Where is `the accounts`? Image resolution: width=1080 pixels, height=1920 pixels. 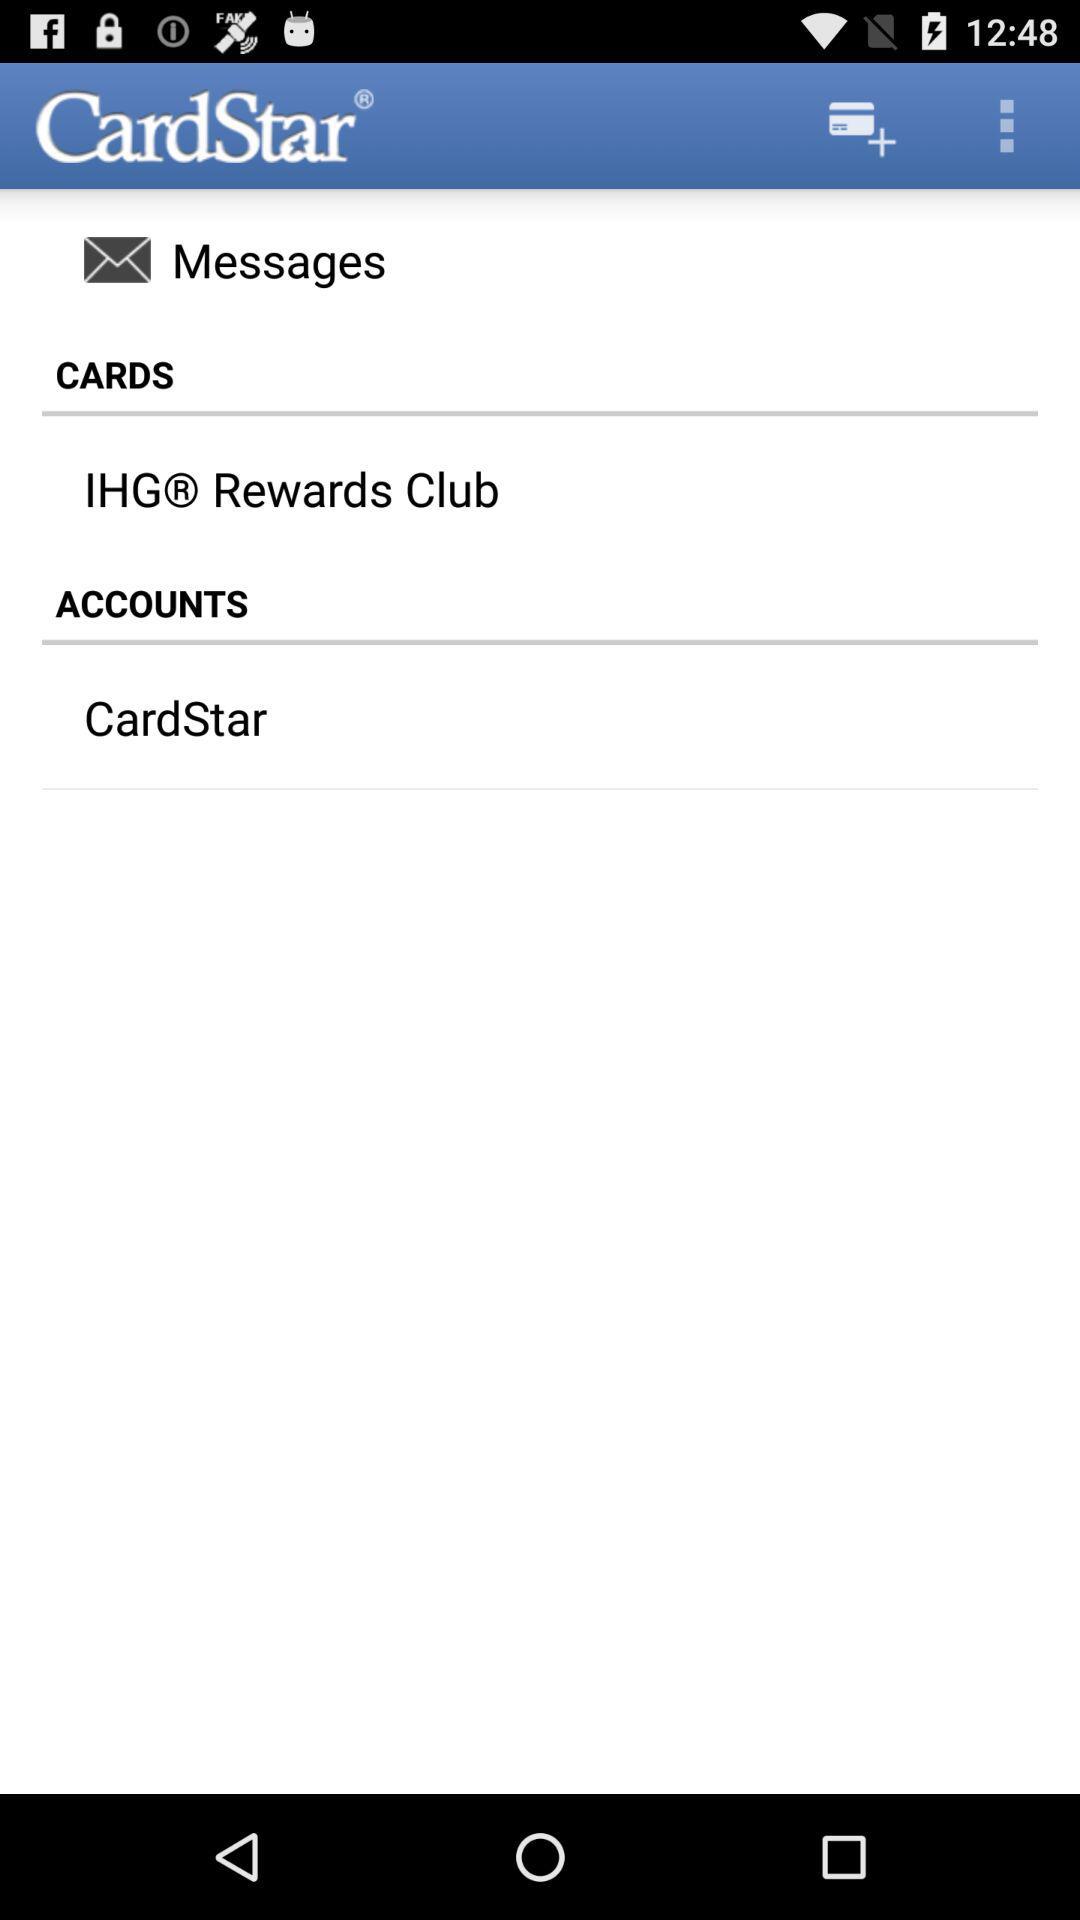
the accounts is located at coordinates (540, 602).